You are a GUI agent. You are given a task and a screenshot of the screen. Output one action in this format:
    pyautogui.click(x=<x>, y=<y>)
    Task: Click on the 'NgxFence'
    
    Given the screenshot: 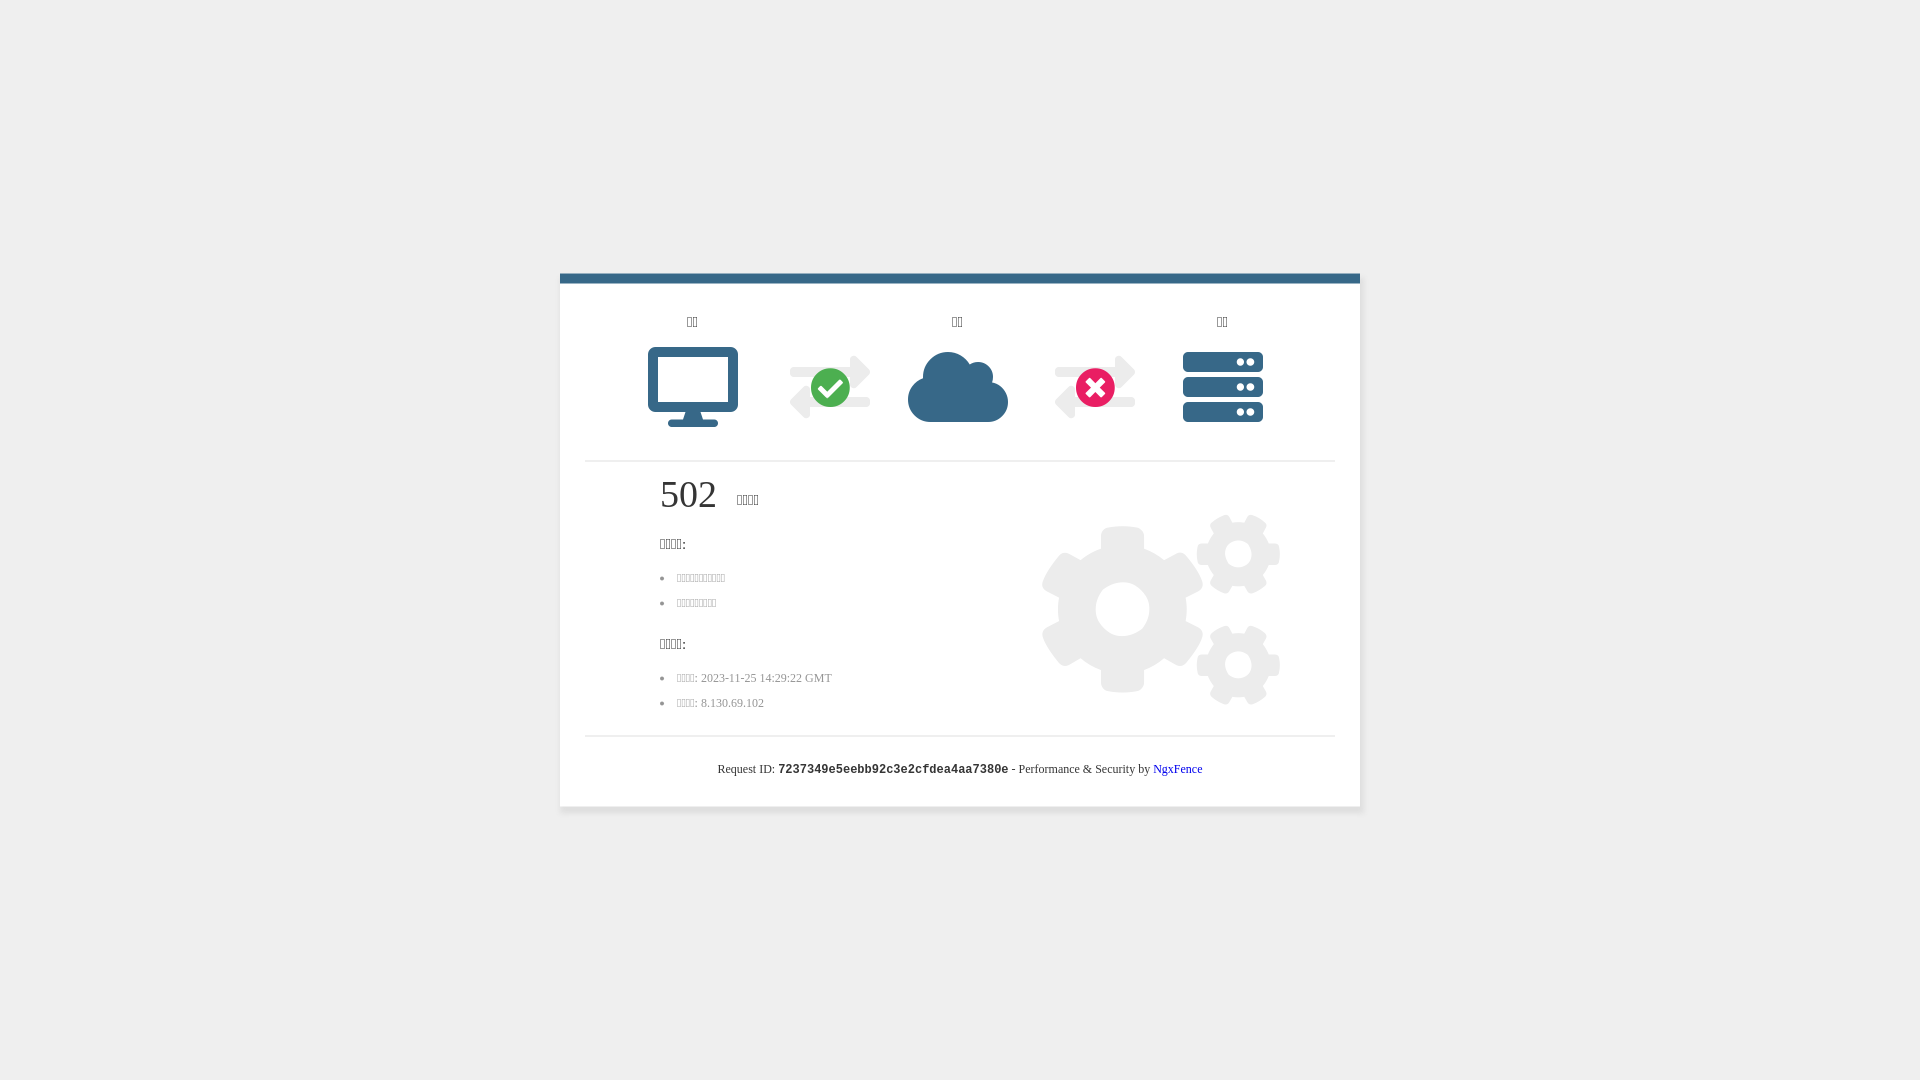 What is the action you would take?
    pyautogui.click(x=1152, y=767)
    